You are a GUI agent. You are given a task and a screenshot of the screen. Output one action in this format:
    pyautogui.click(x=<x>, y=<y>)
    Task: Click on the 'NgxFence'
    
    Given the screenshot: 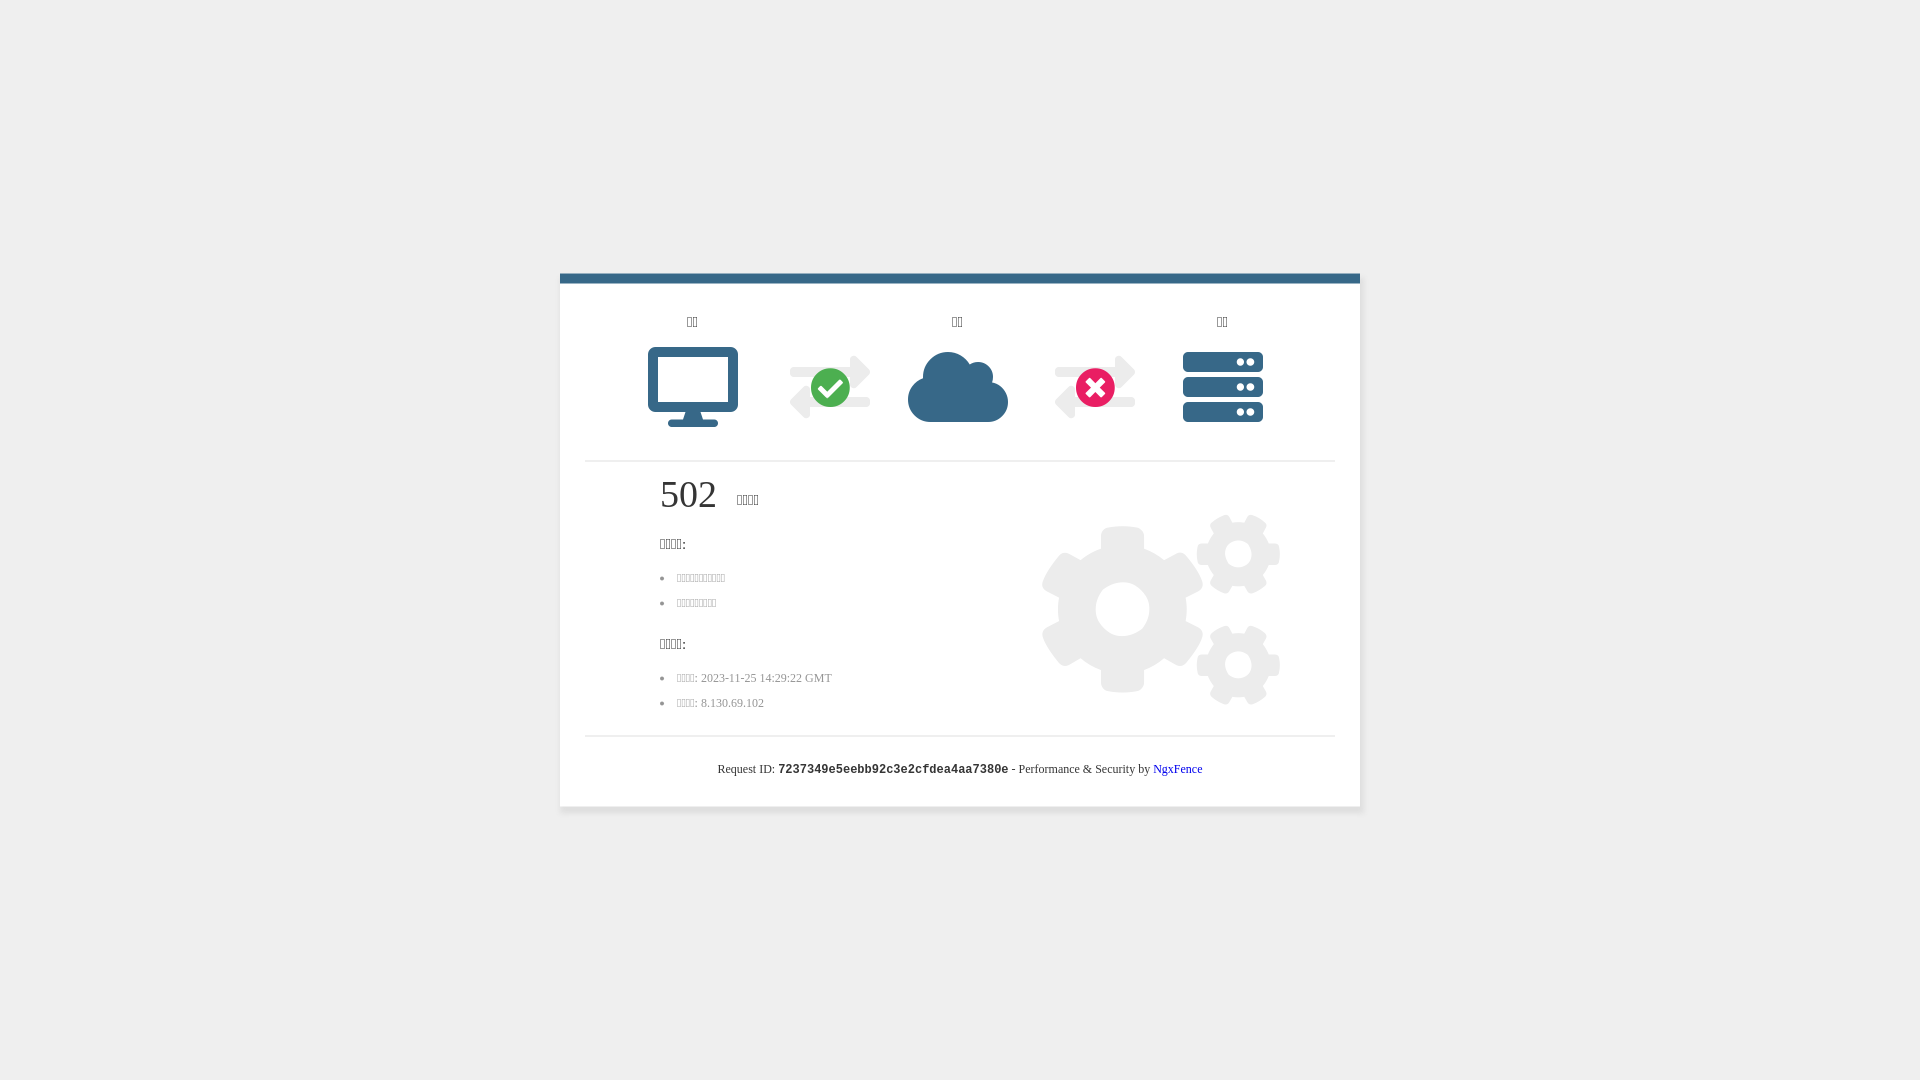 What is the action you would take?
    pyautogui.click(x=1152, y=767)
    